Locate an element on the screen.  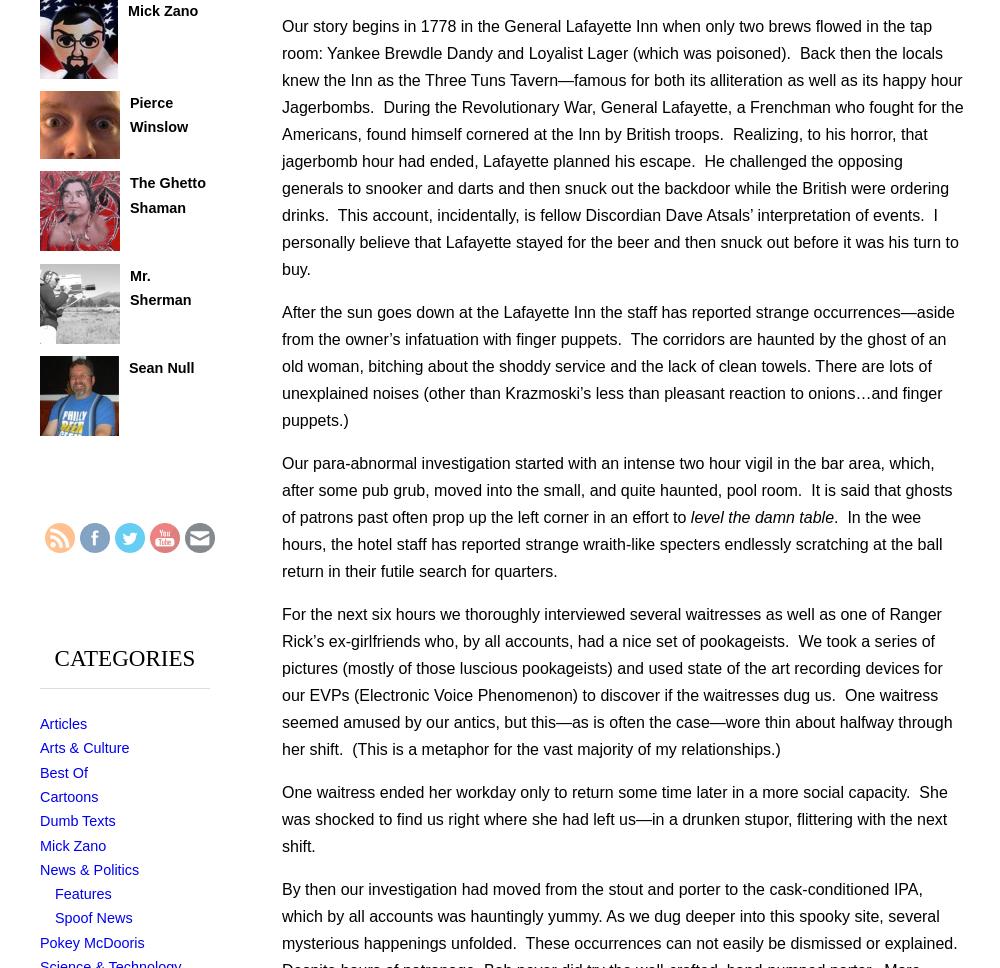
'For the next six hours we thoroughly interviewed several waitresses as well as one of Ranger Rick’s ex-girlfriends who, by all accounts, had a nice set of pookageists.  We took a series of pictures (mostly of those luscious pookageists) and used state of the art recording devices for our EVPs (Electronic Voice Phenomenon) to discover if the waitresses dug us.  One waitress seemed amused by our antics, but this—as is often the case—wore thin about halfway through her shift.  (This is a metaphor for the vast majority of my relationships.)' is located at coordinates (616, 681).